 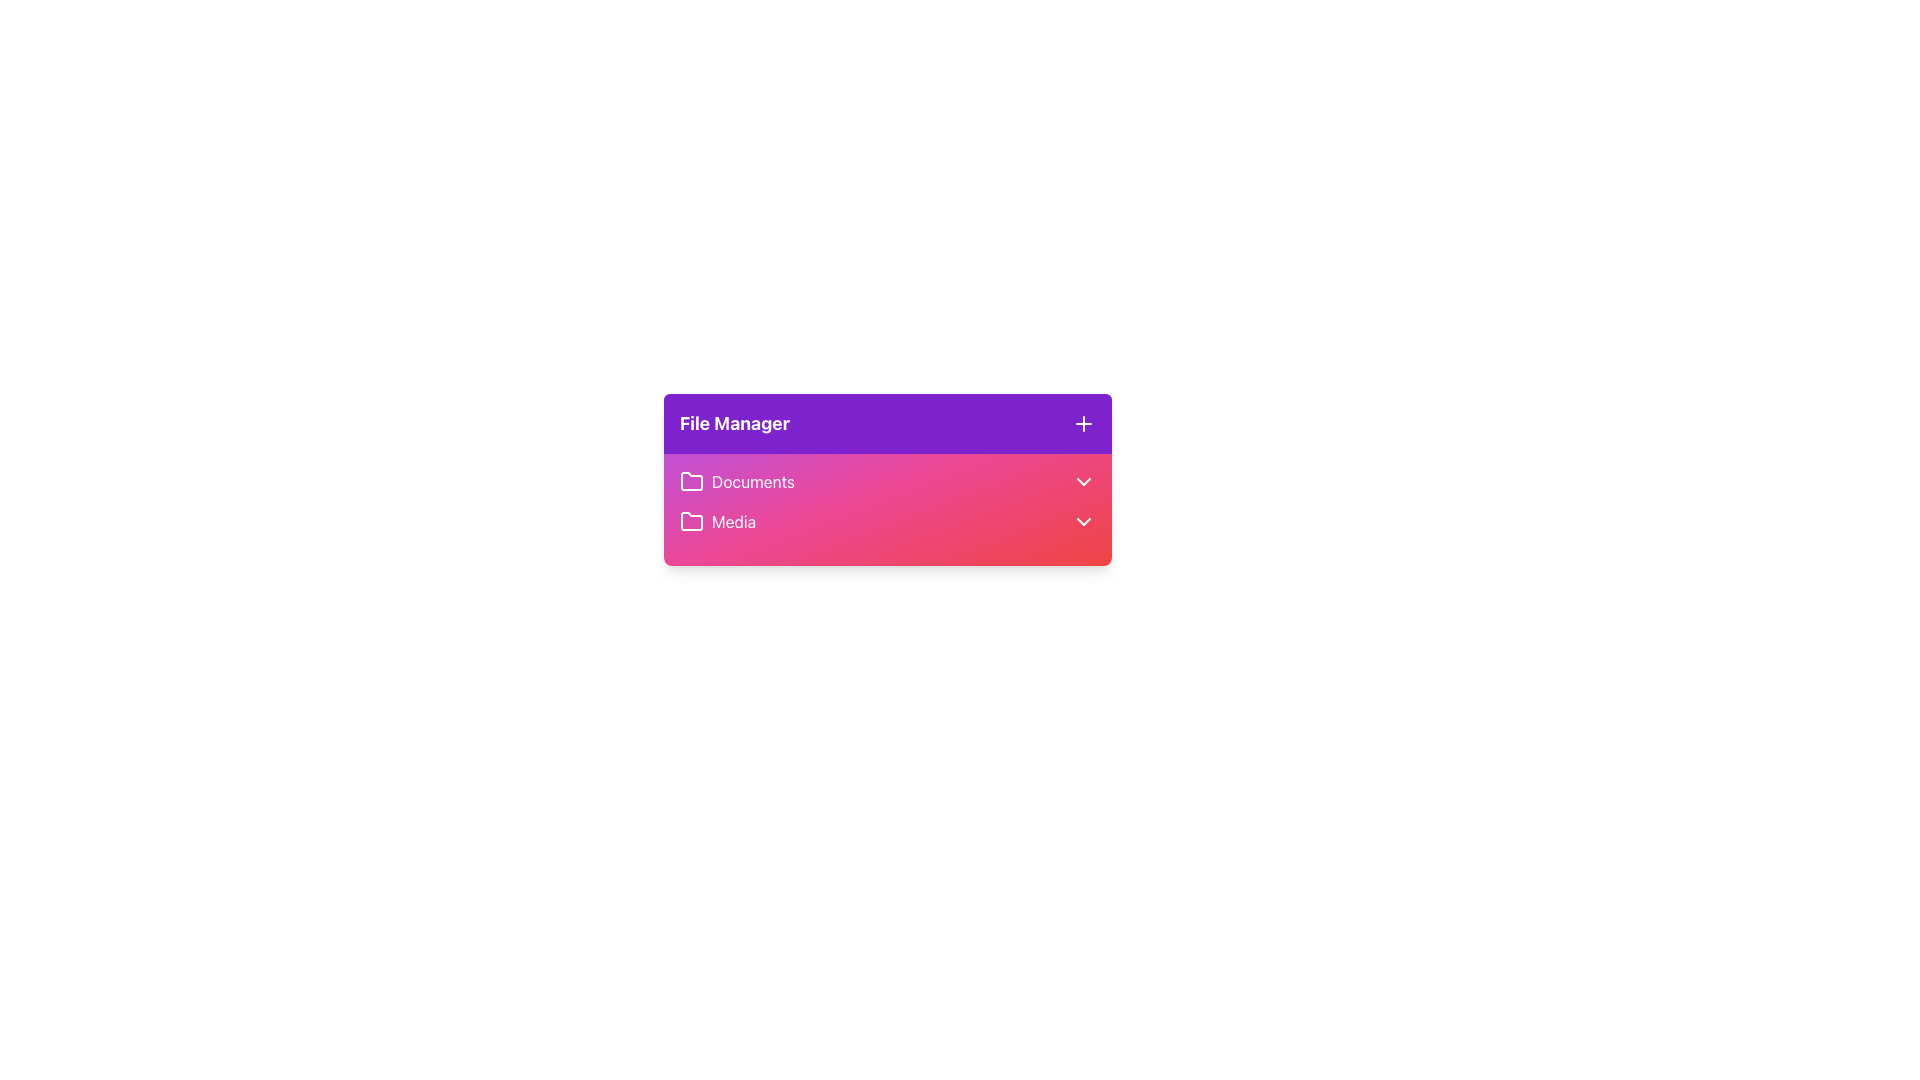 I want to click on the first row in the File Manager that represents the 'Documents' section, so click(x=887, y=482).